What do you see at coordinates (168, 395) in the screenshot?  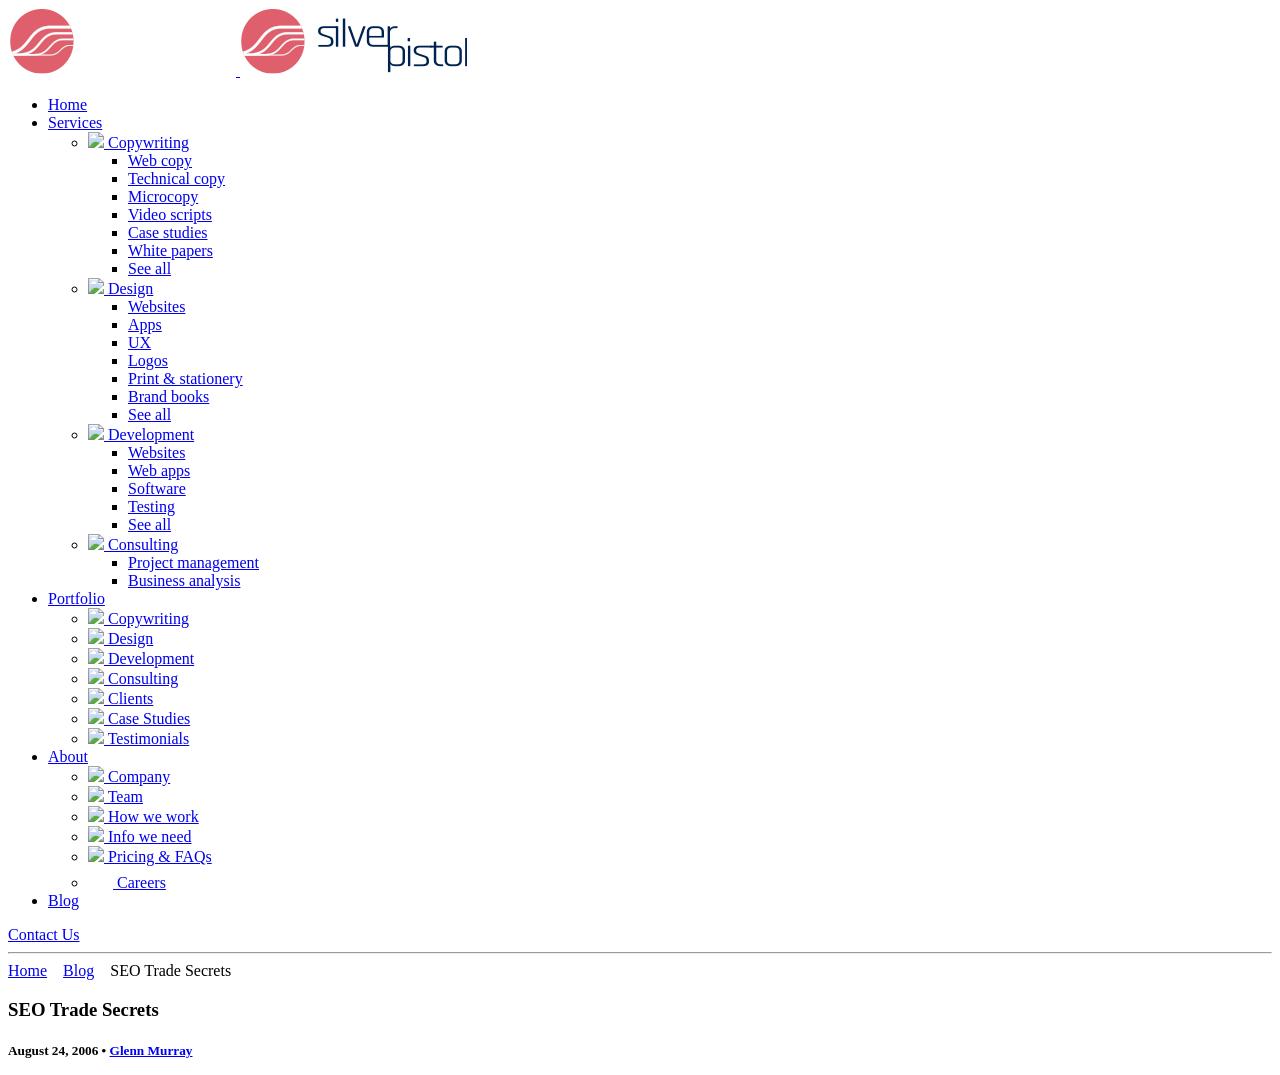 I see `'Brand books'` at bounding box center [168, 395].